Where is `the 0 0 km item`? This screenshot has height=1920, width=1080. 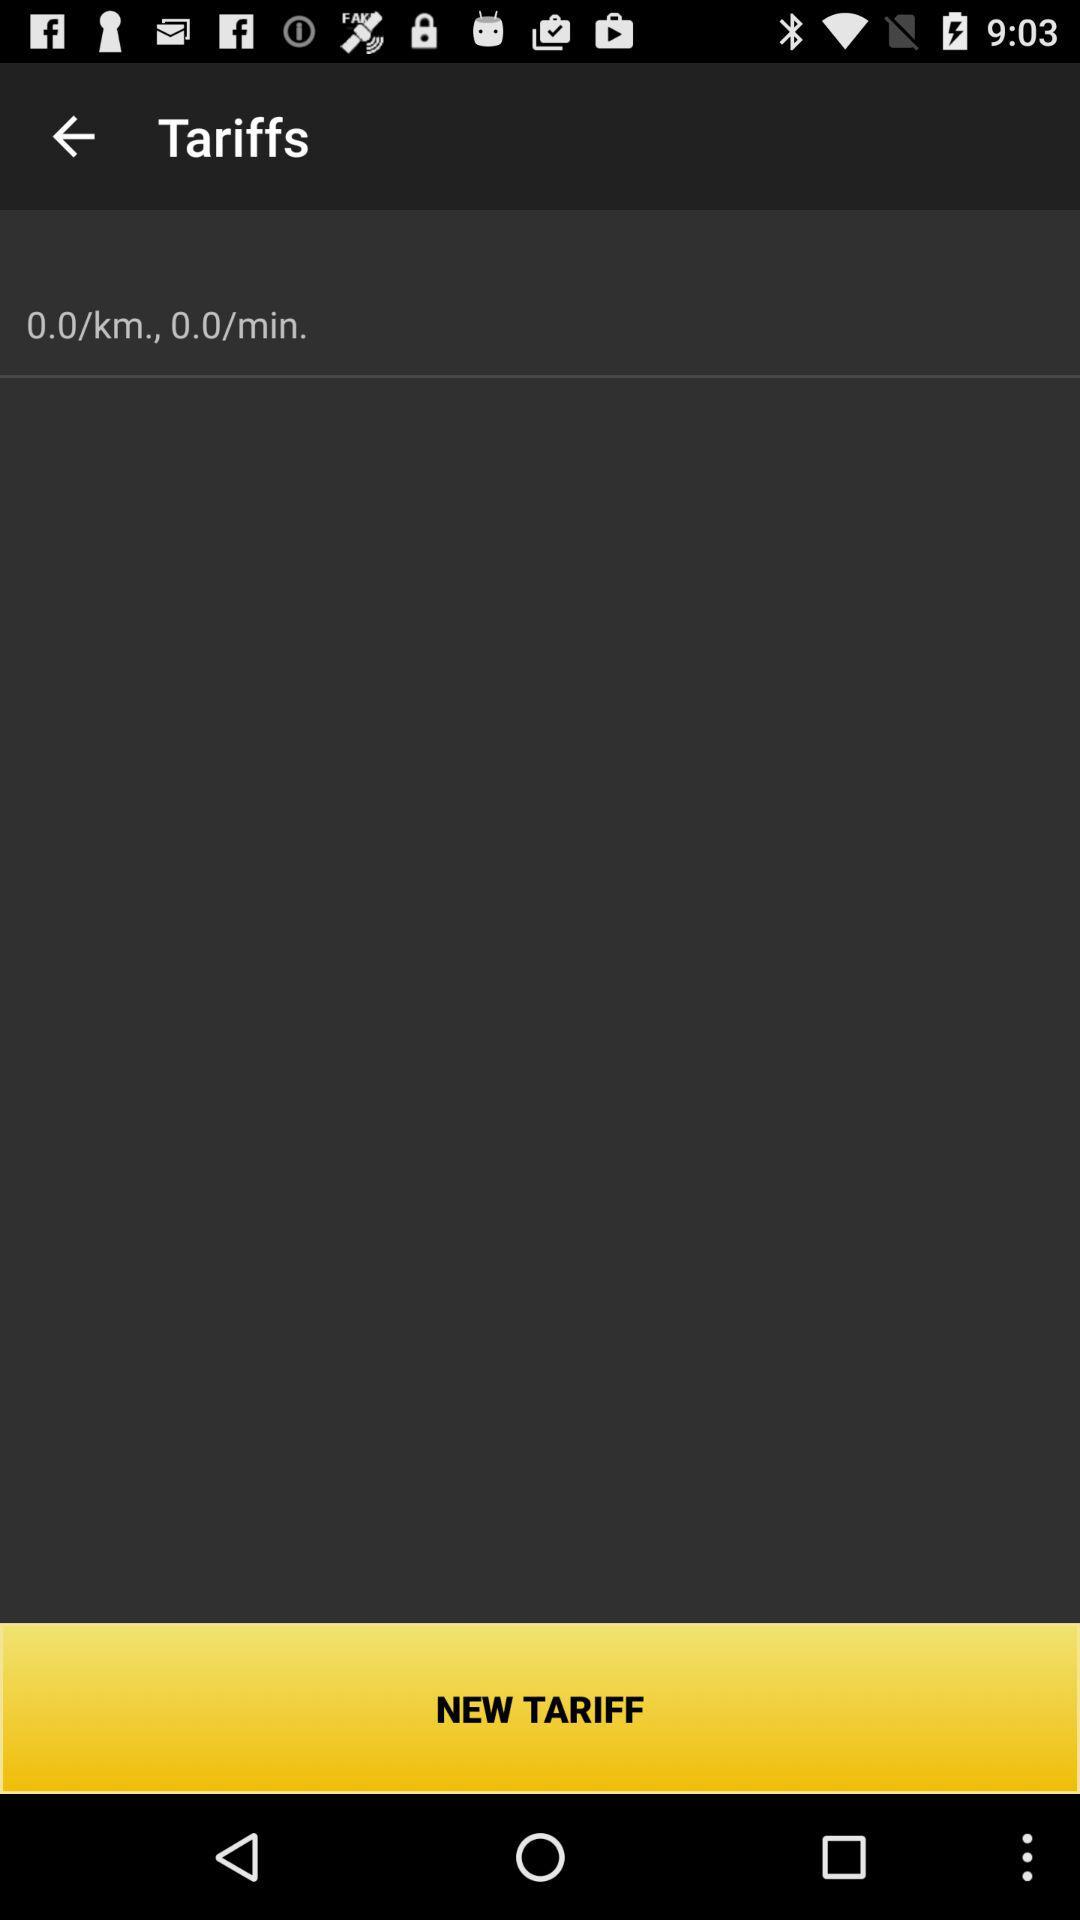
the 0 0 km item is located at coordinates (166, 324).